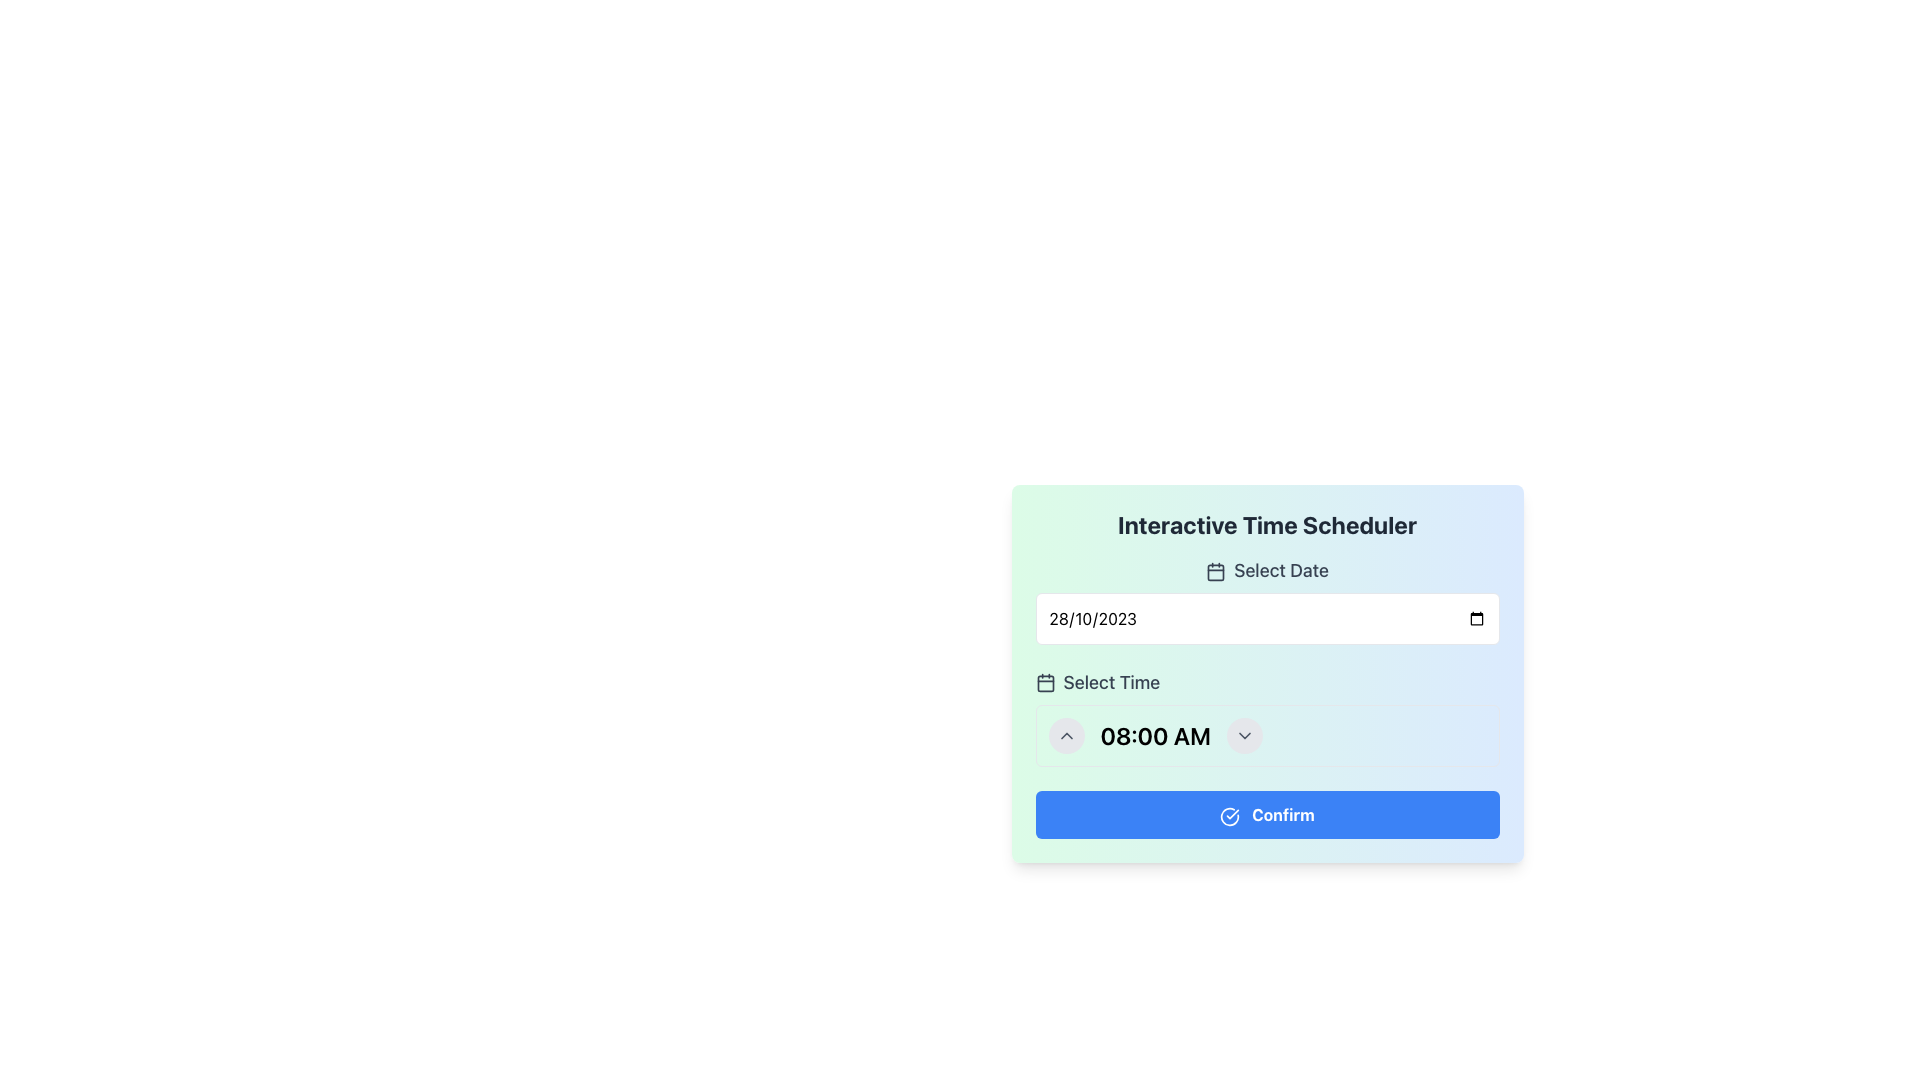  Describe the element at coordinates (1266, 617) in the screenshot. I see `a date from the calendar widget by clicking on the Date Input Field, which has rounded borders and displays a date in the format '28/10/2023'` at that location.